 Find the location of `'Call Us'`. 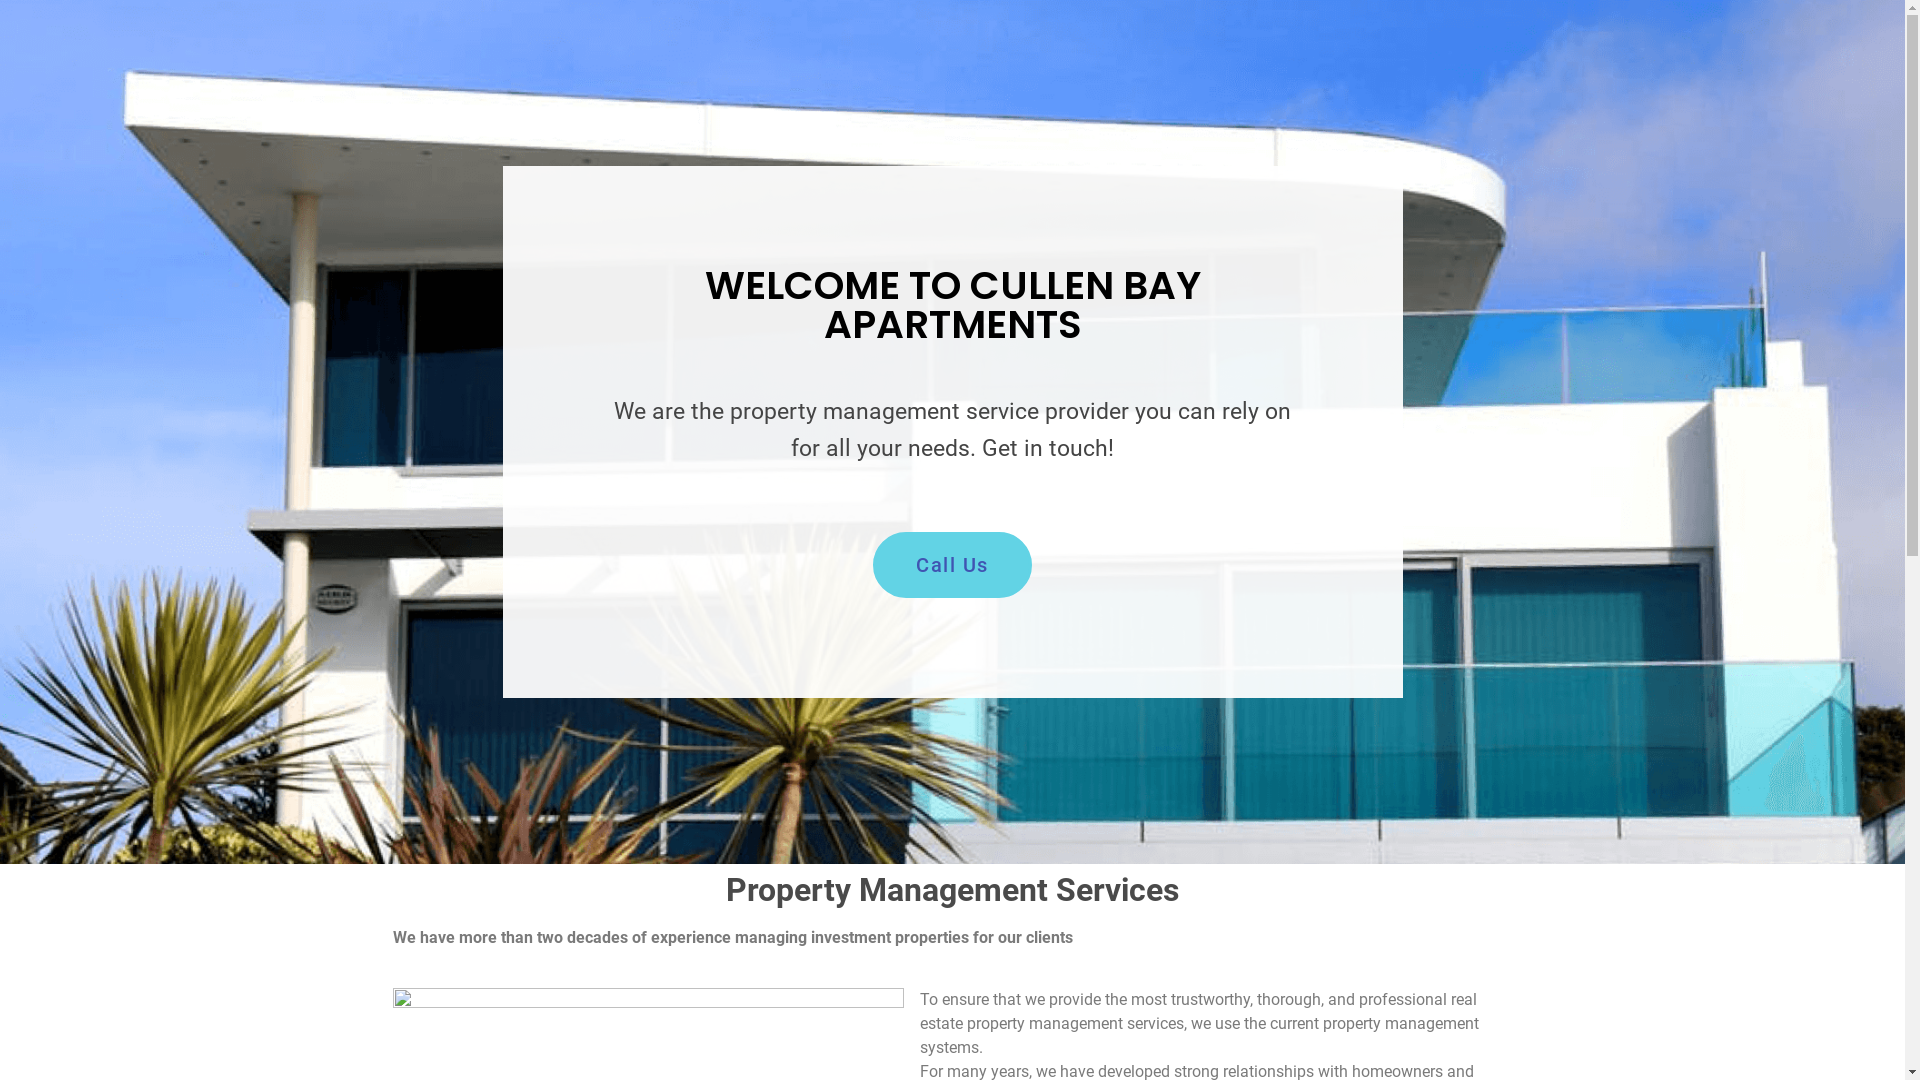

'Call Us' is located at coordinates (951, 564).